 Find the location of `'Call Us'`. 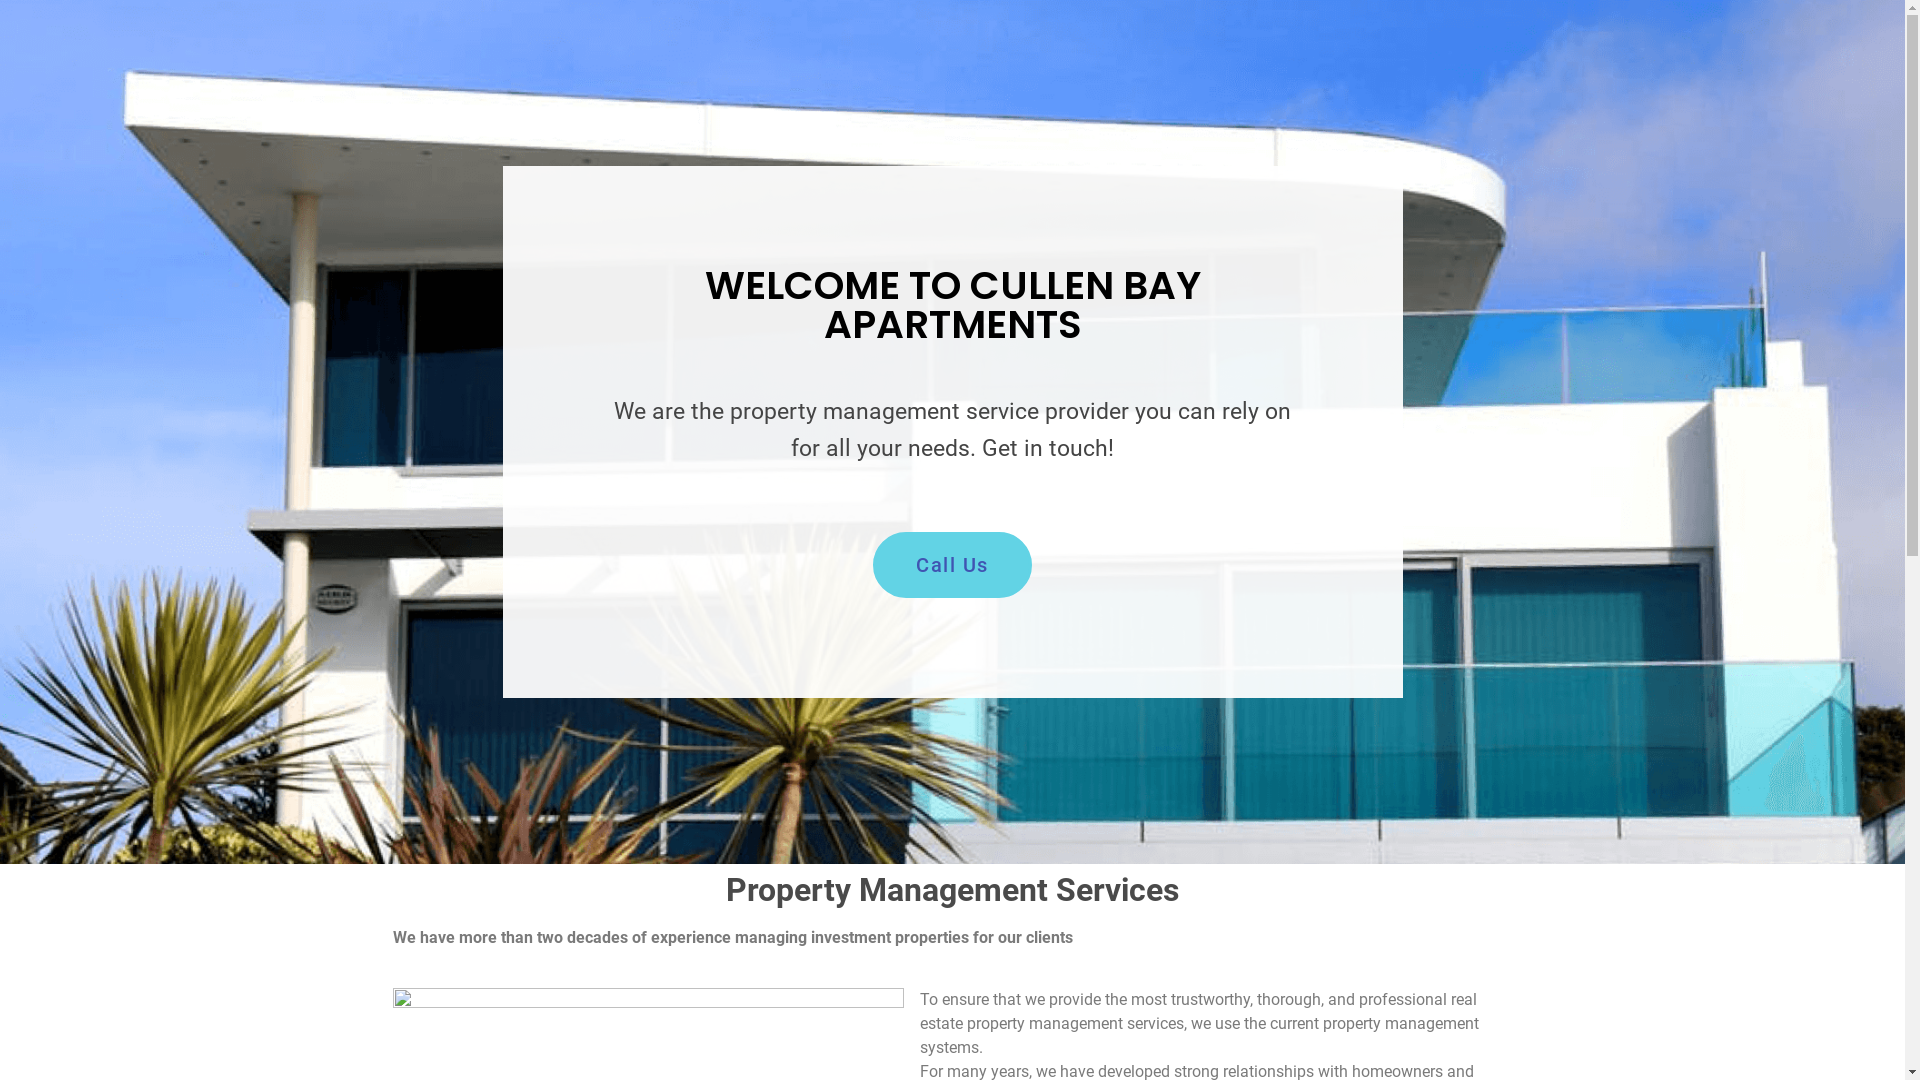

'Call Us' is located at coordinates (951, 564).